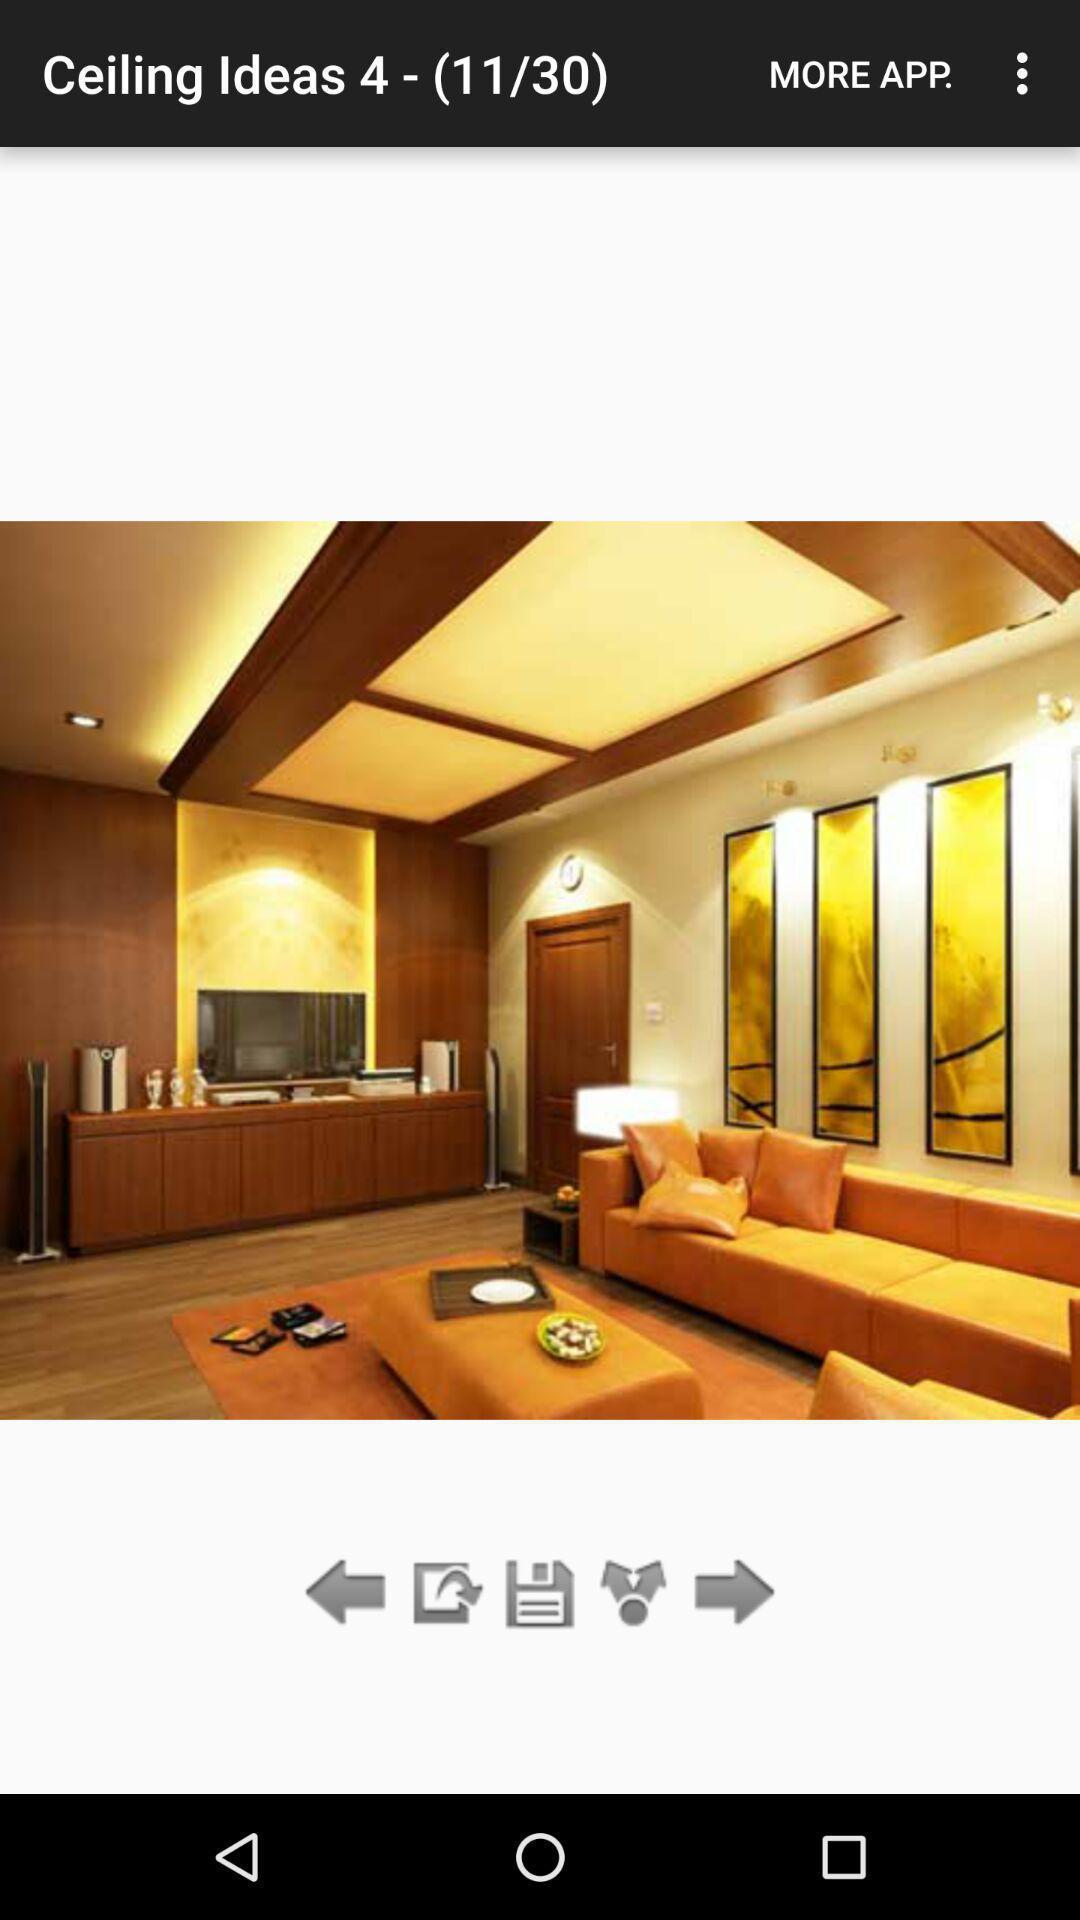 The width and height of the screenshot is (1080, 1920). What do you see at coordinates (444, 1593) in the screenshot?
I see `the launch icon` at bounding box center [444, 1593].